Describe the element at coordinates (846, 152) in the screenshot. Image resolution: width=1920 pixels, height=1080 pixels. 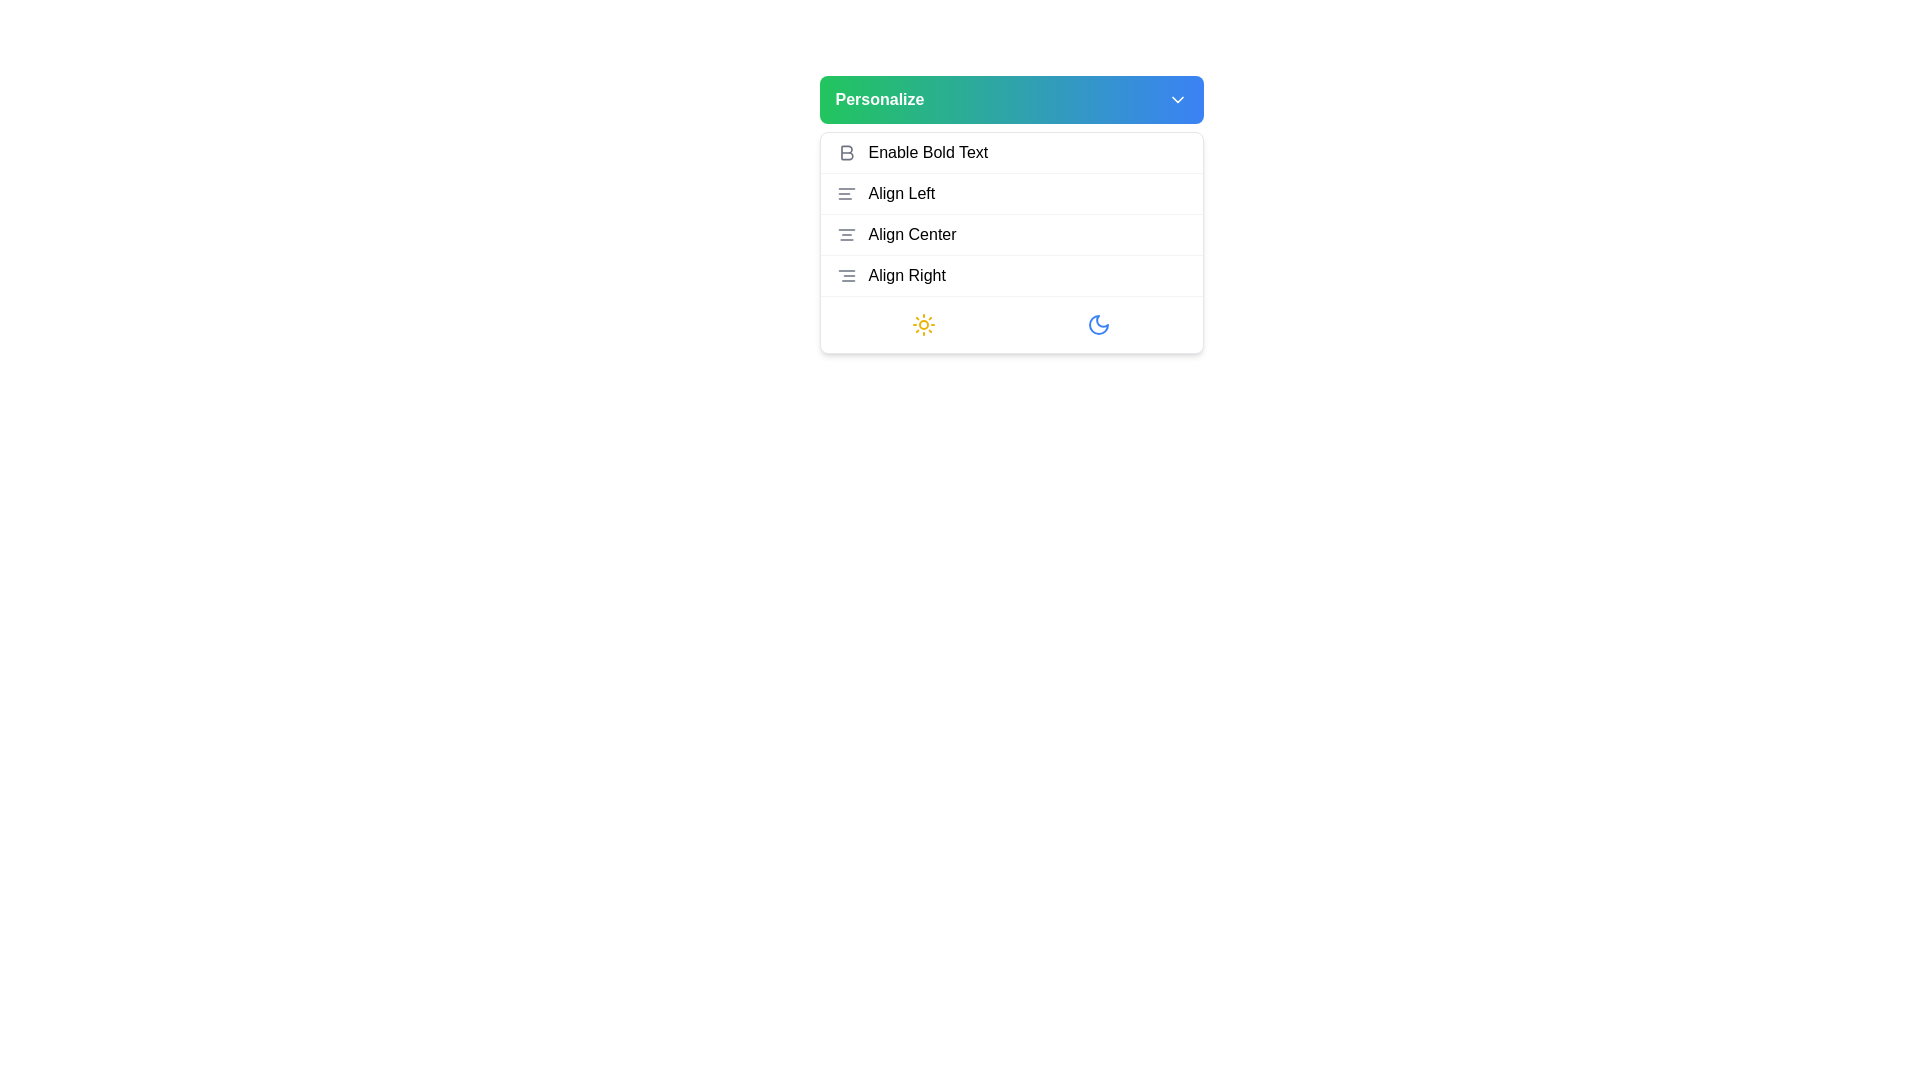
I see `the bolded letter 'B' icon, which is grayish and positioned to the left of the 'Enable Bold Text' menu option under the 'Personalize' dropdown` at that location.